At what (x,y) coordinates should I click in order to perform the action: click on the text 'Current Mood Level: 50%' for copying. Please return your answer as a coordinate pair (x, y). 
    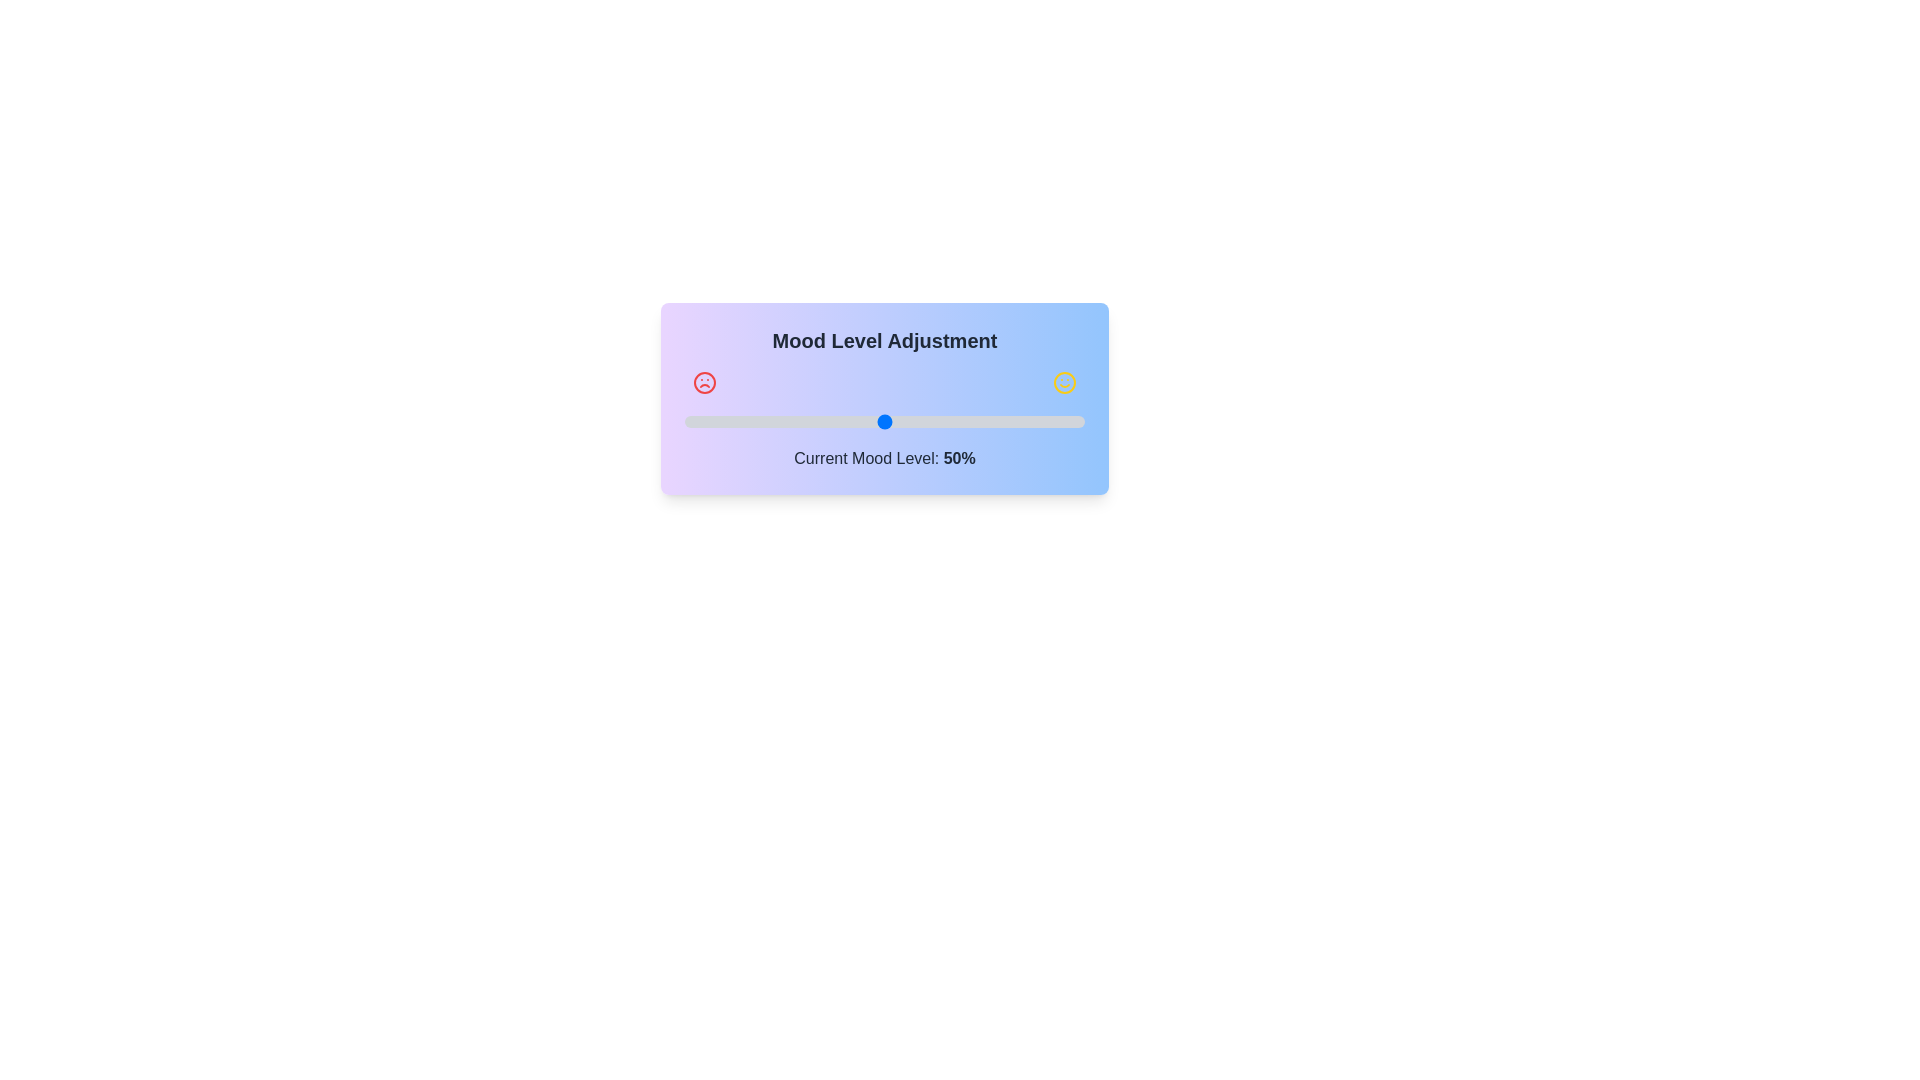
    Looking at the image, I should click on (883, 459).